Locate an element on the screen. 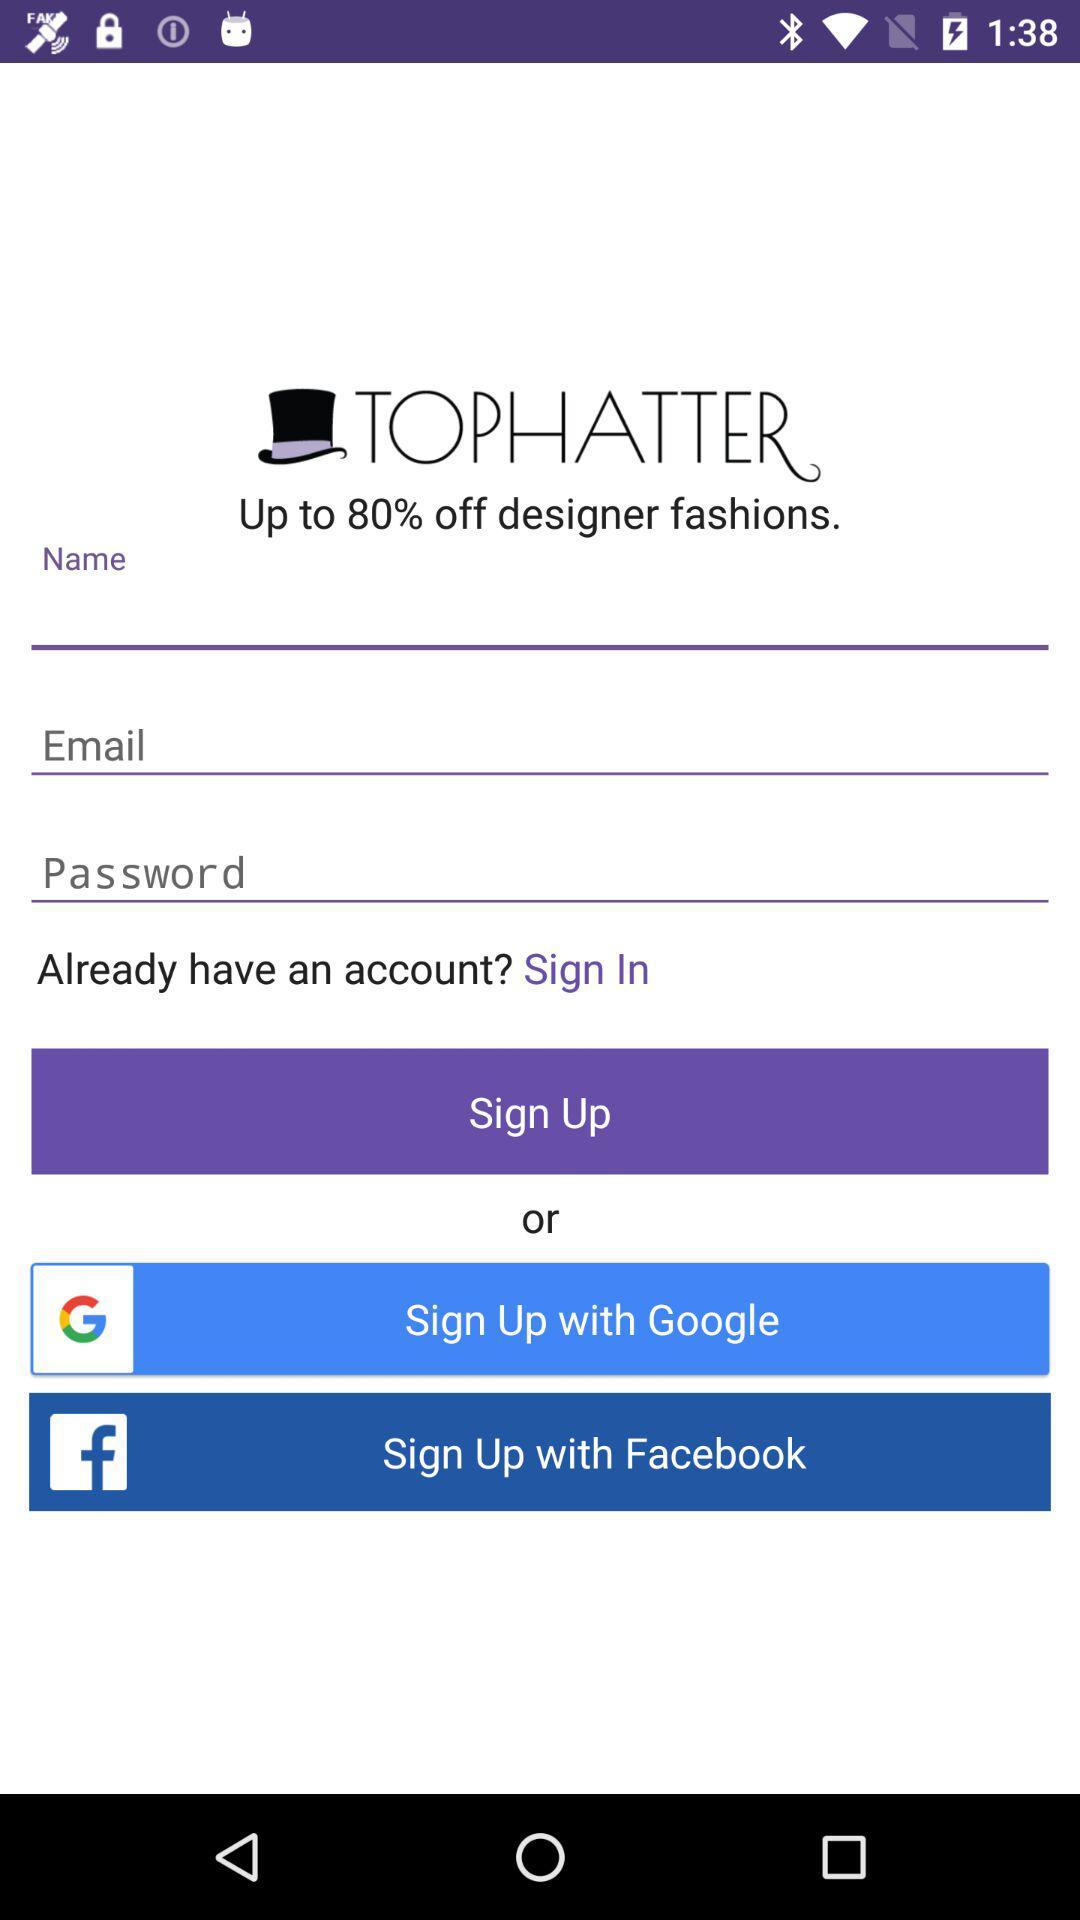  address is located at coordinates (540, 617).